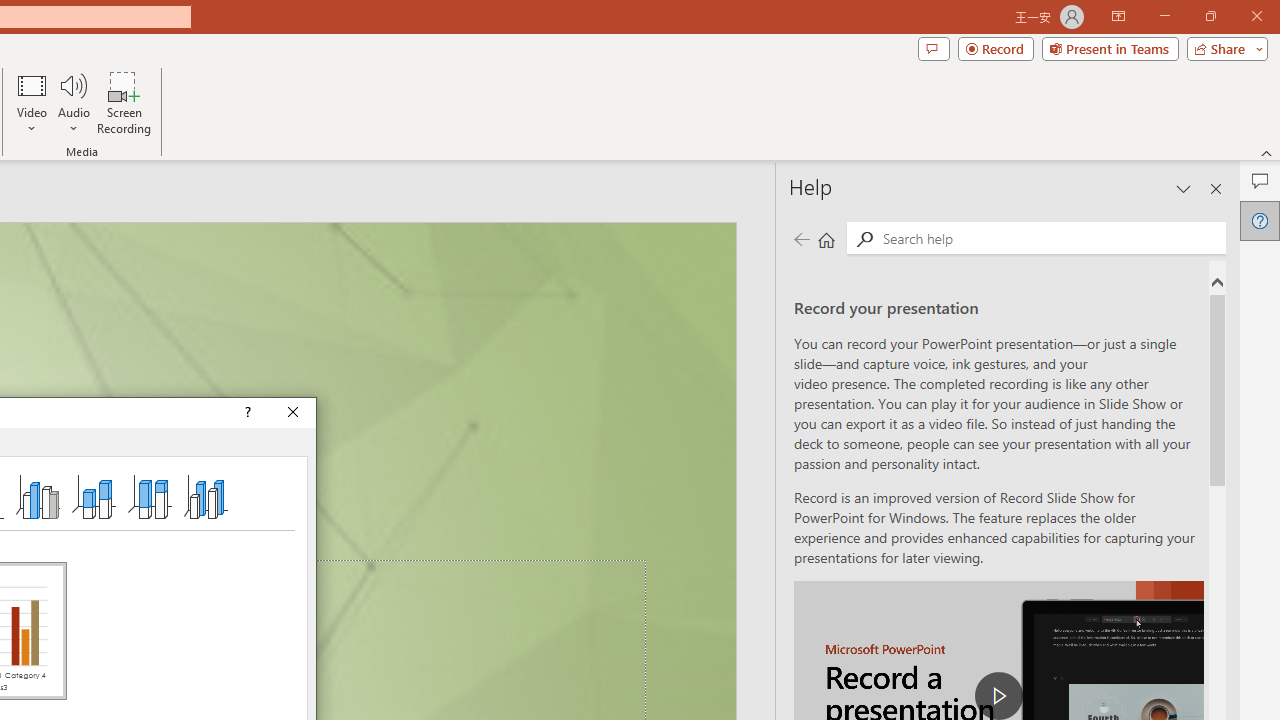 The height and width of the screenshot is (720, 1280). What do you see at coordinates (801, 238) in the screenshot?
I see `'Previous page'` at bounding box center [801, 238].